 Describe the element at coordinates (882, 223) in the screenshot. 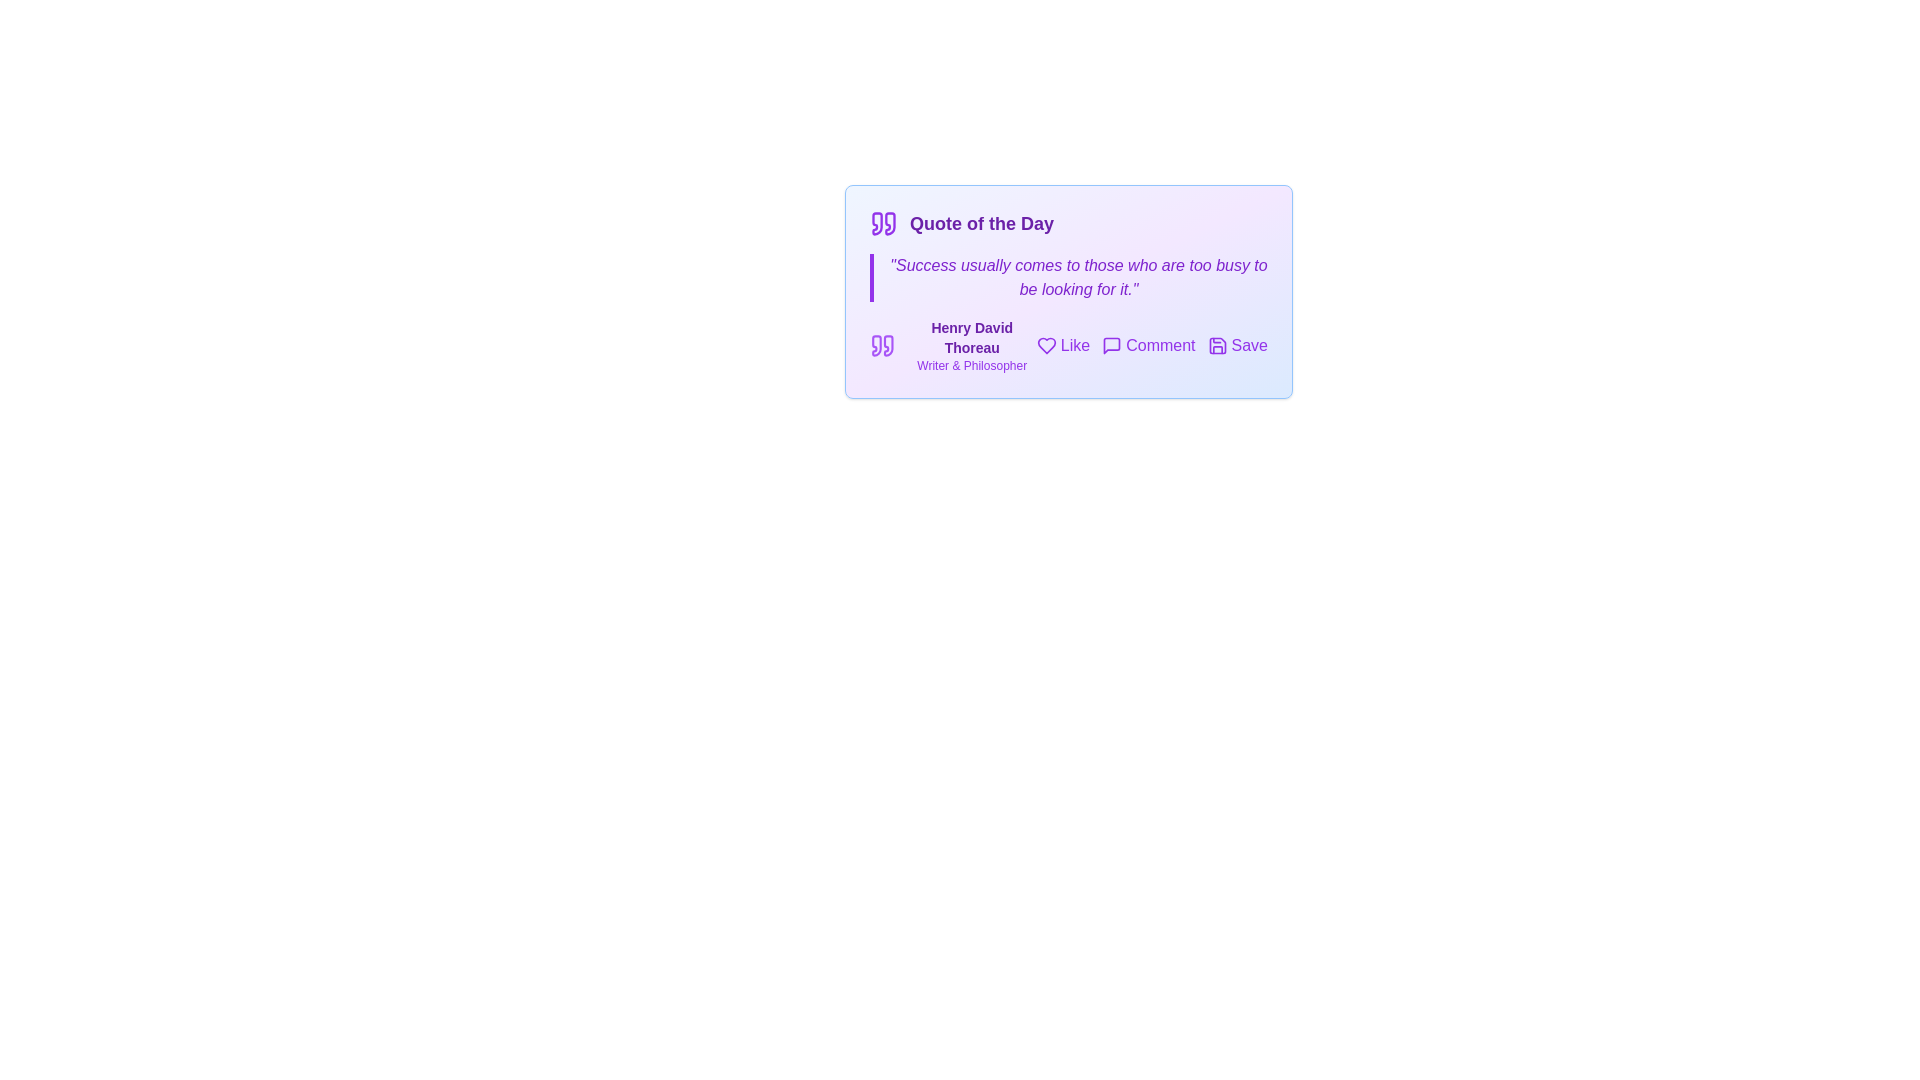

I see `the SVG graphic that is adjacent to the 'Quote of the Day' text, serving as a decorative icon` at that location.